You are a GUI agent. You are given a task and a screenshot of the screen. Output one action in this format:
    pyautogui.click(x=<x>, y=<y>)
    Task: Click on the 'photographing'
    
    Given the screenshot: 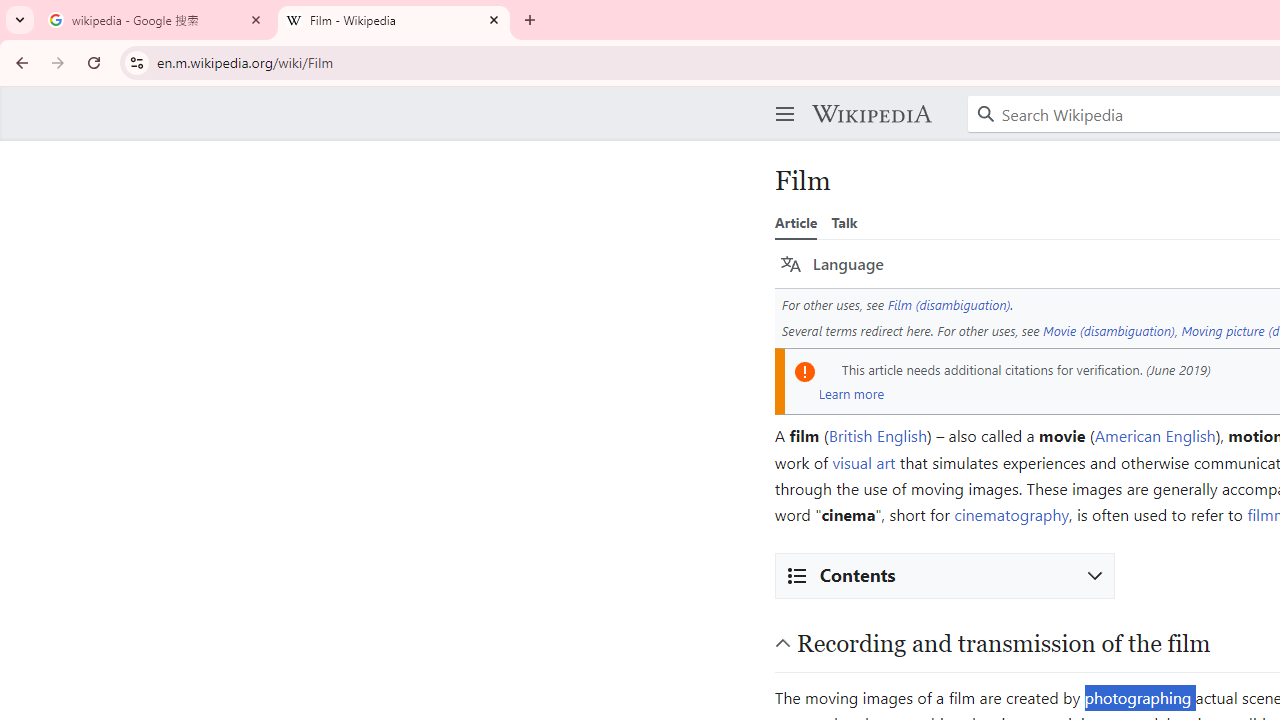 What is the action you would take?
    pyautogui.click(x=1137, y=695)
    